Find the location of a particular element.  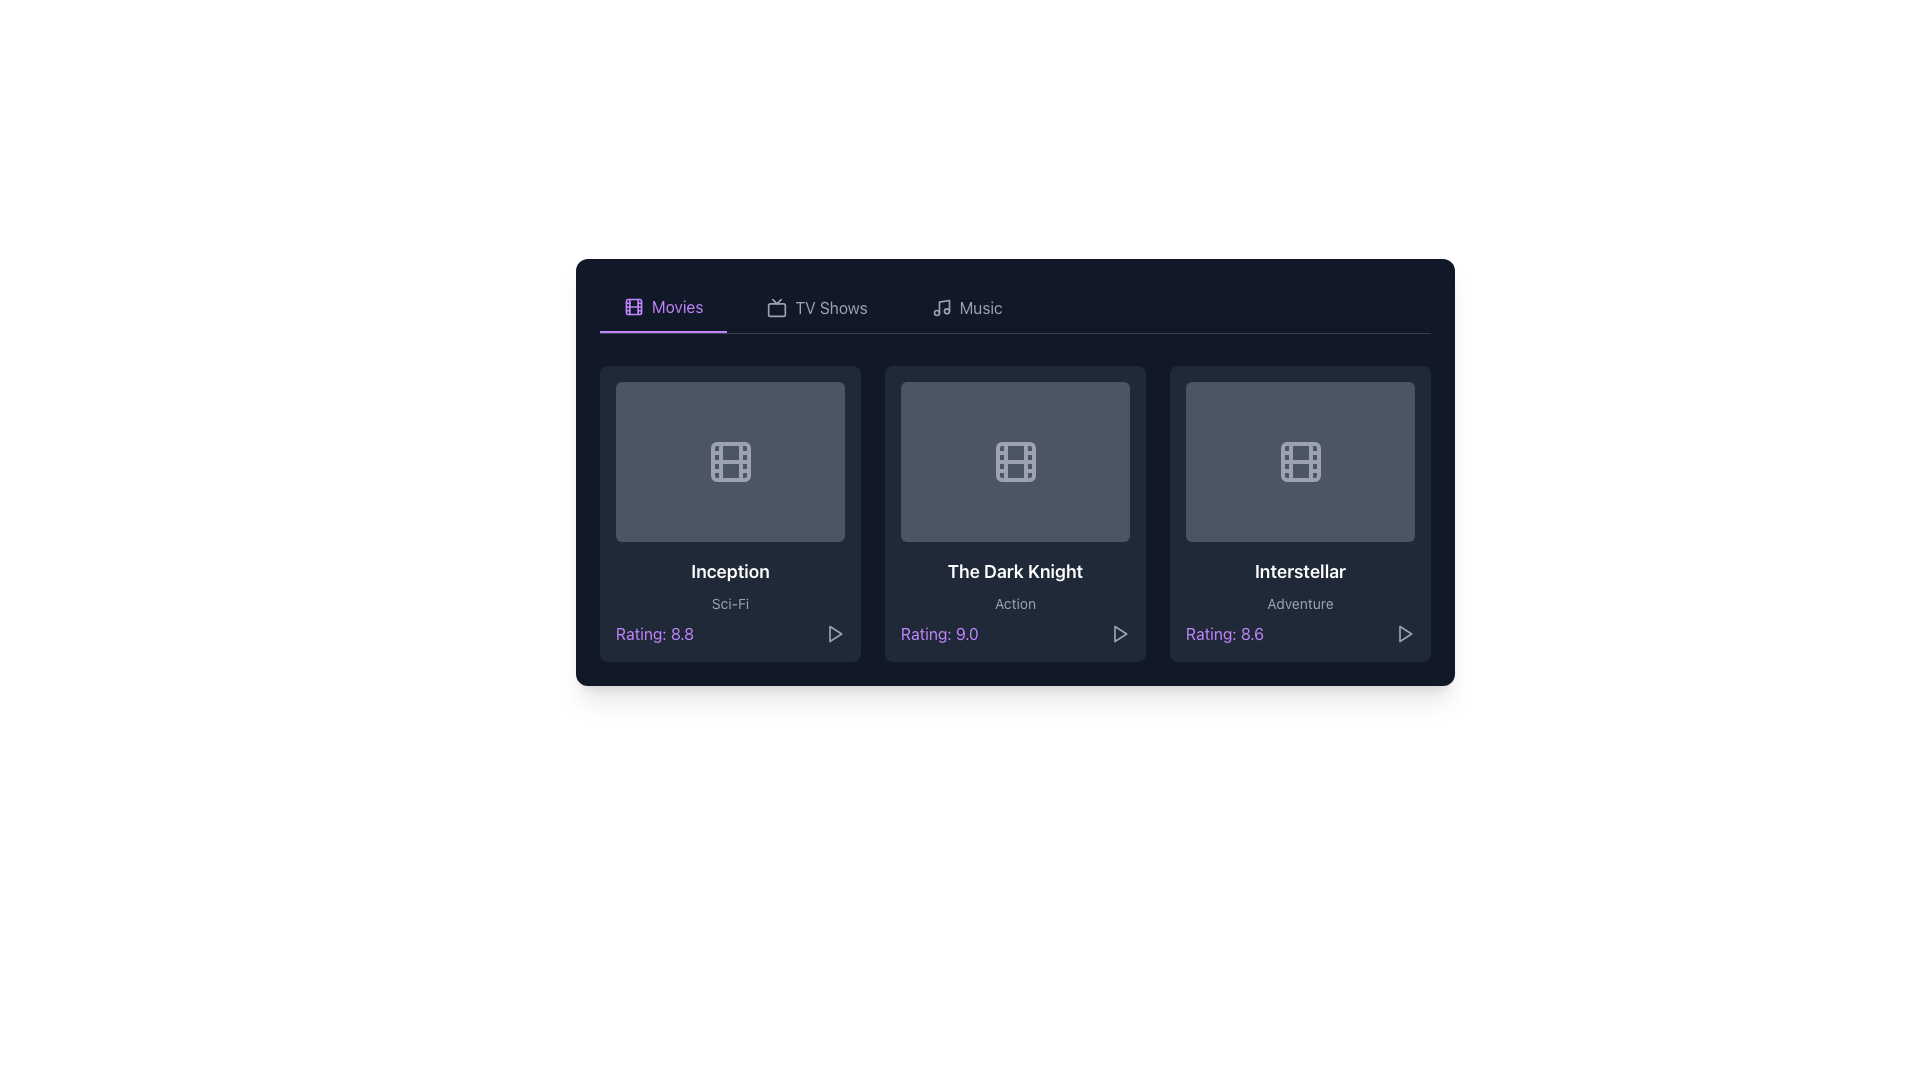

the triangular play icon outlined in gray located at the bottom right of the 'Interstellar' movie card to trigger the hover effect is located at coordinates (1404, 633).